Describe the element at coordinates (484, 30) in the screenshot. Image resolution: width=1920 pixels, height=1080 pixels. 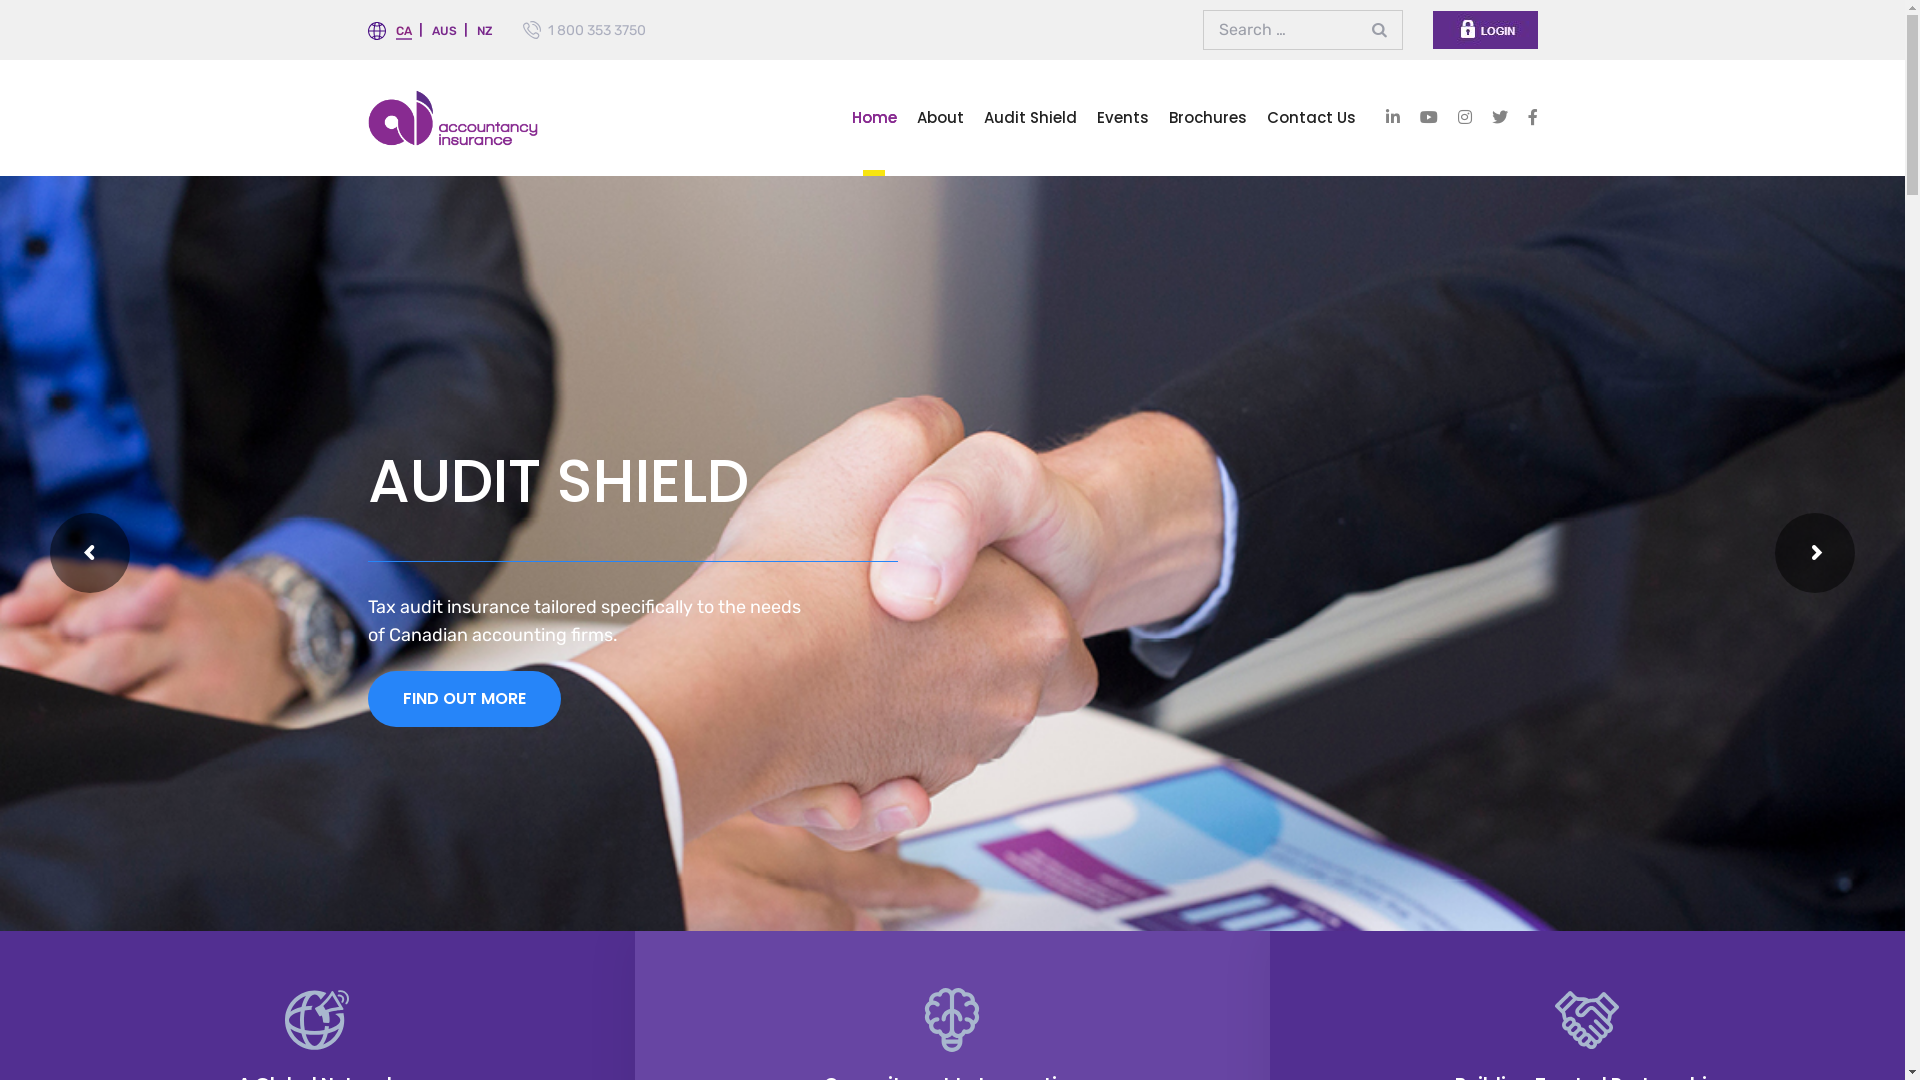
I see `'NZ'` at that location.